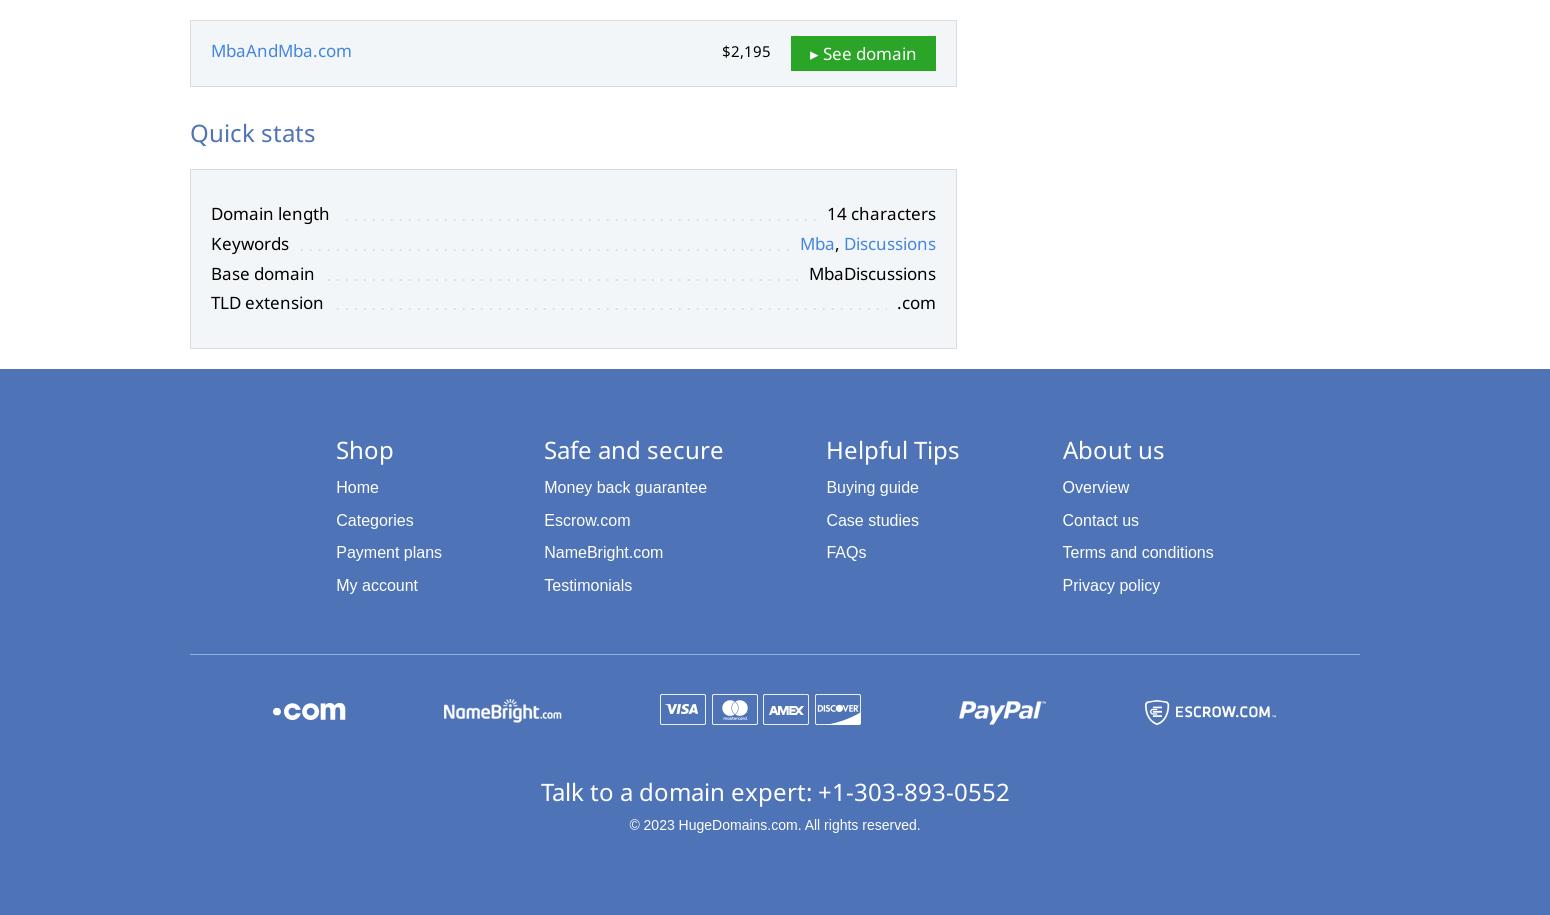 The width and height of the screenshot is (1550, 915). I want to click on '+1-303-893-0552', so click(912, 789).